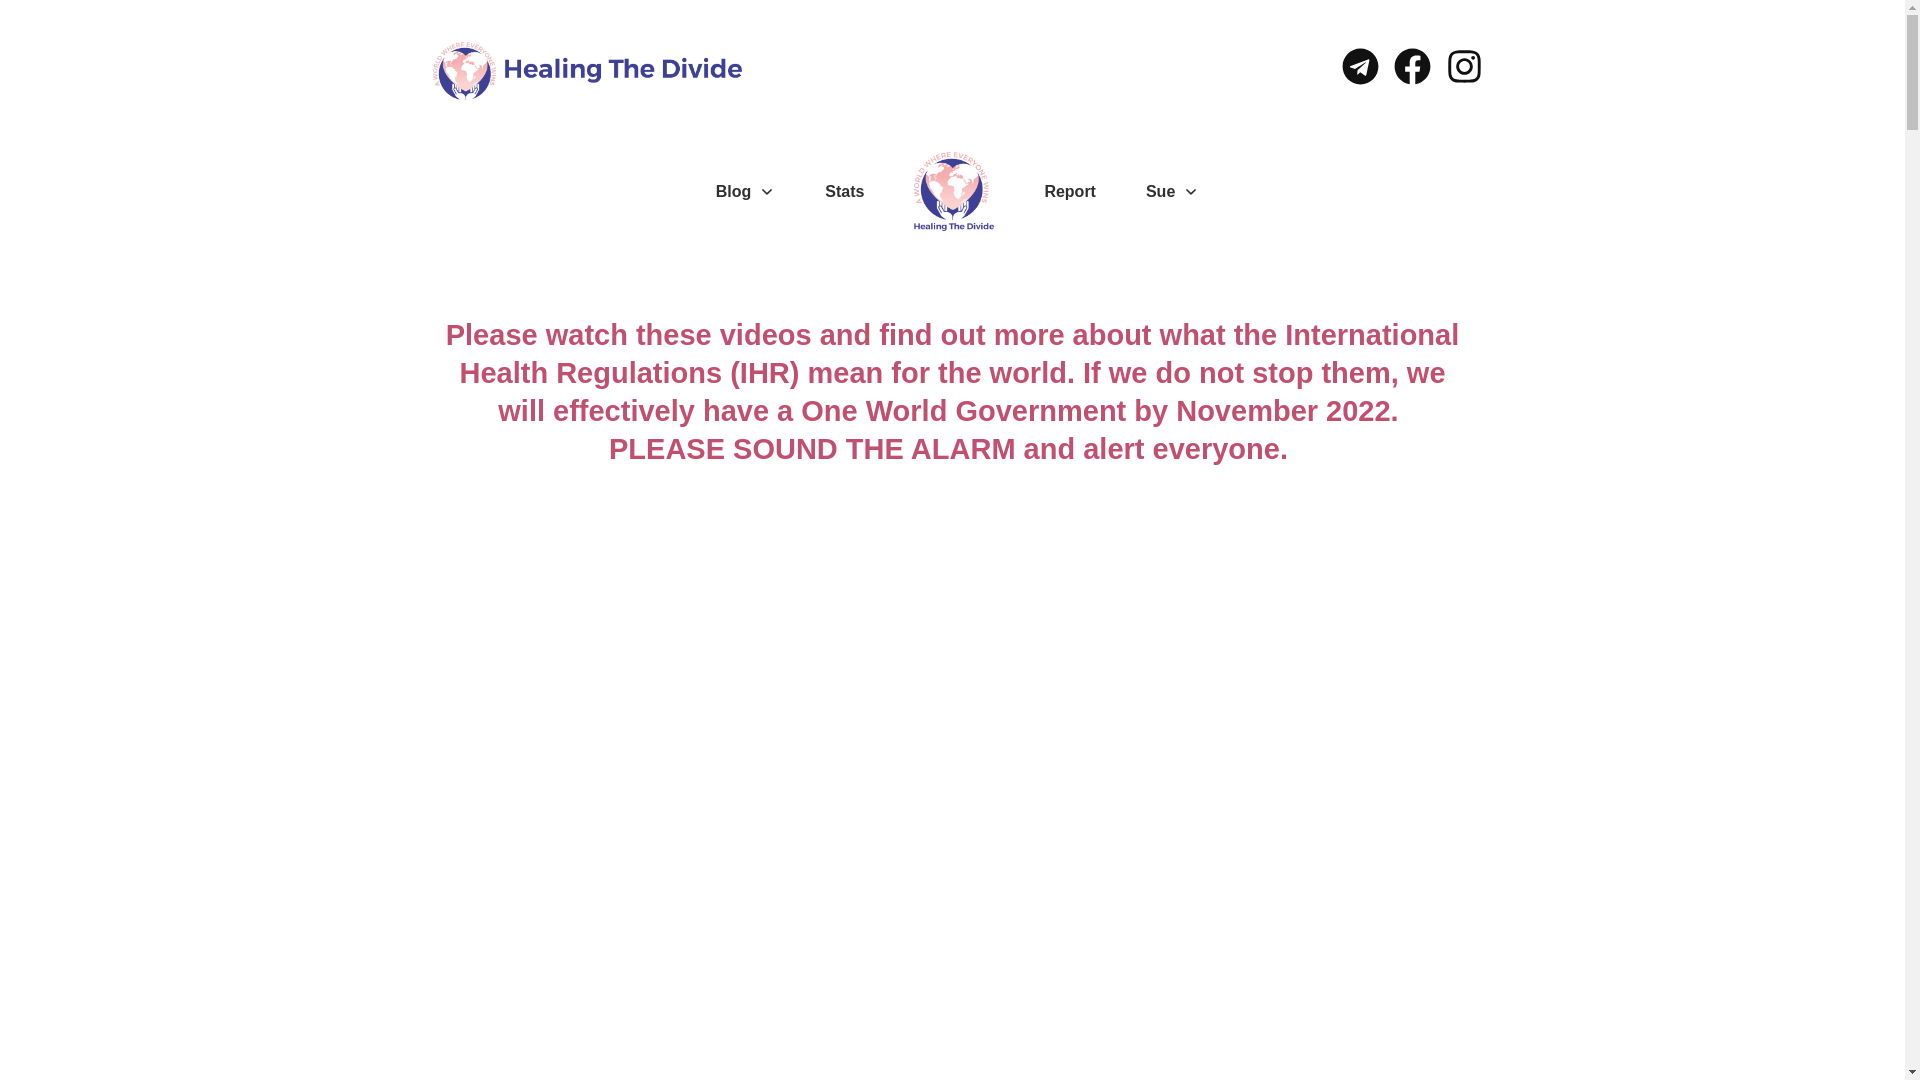 This screenshot has height=1080, width=1920. I want to click on 'Sue', so click(1146, 192).